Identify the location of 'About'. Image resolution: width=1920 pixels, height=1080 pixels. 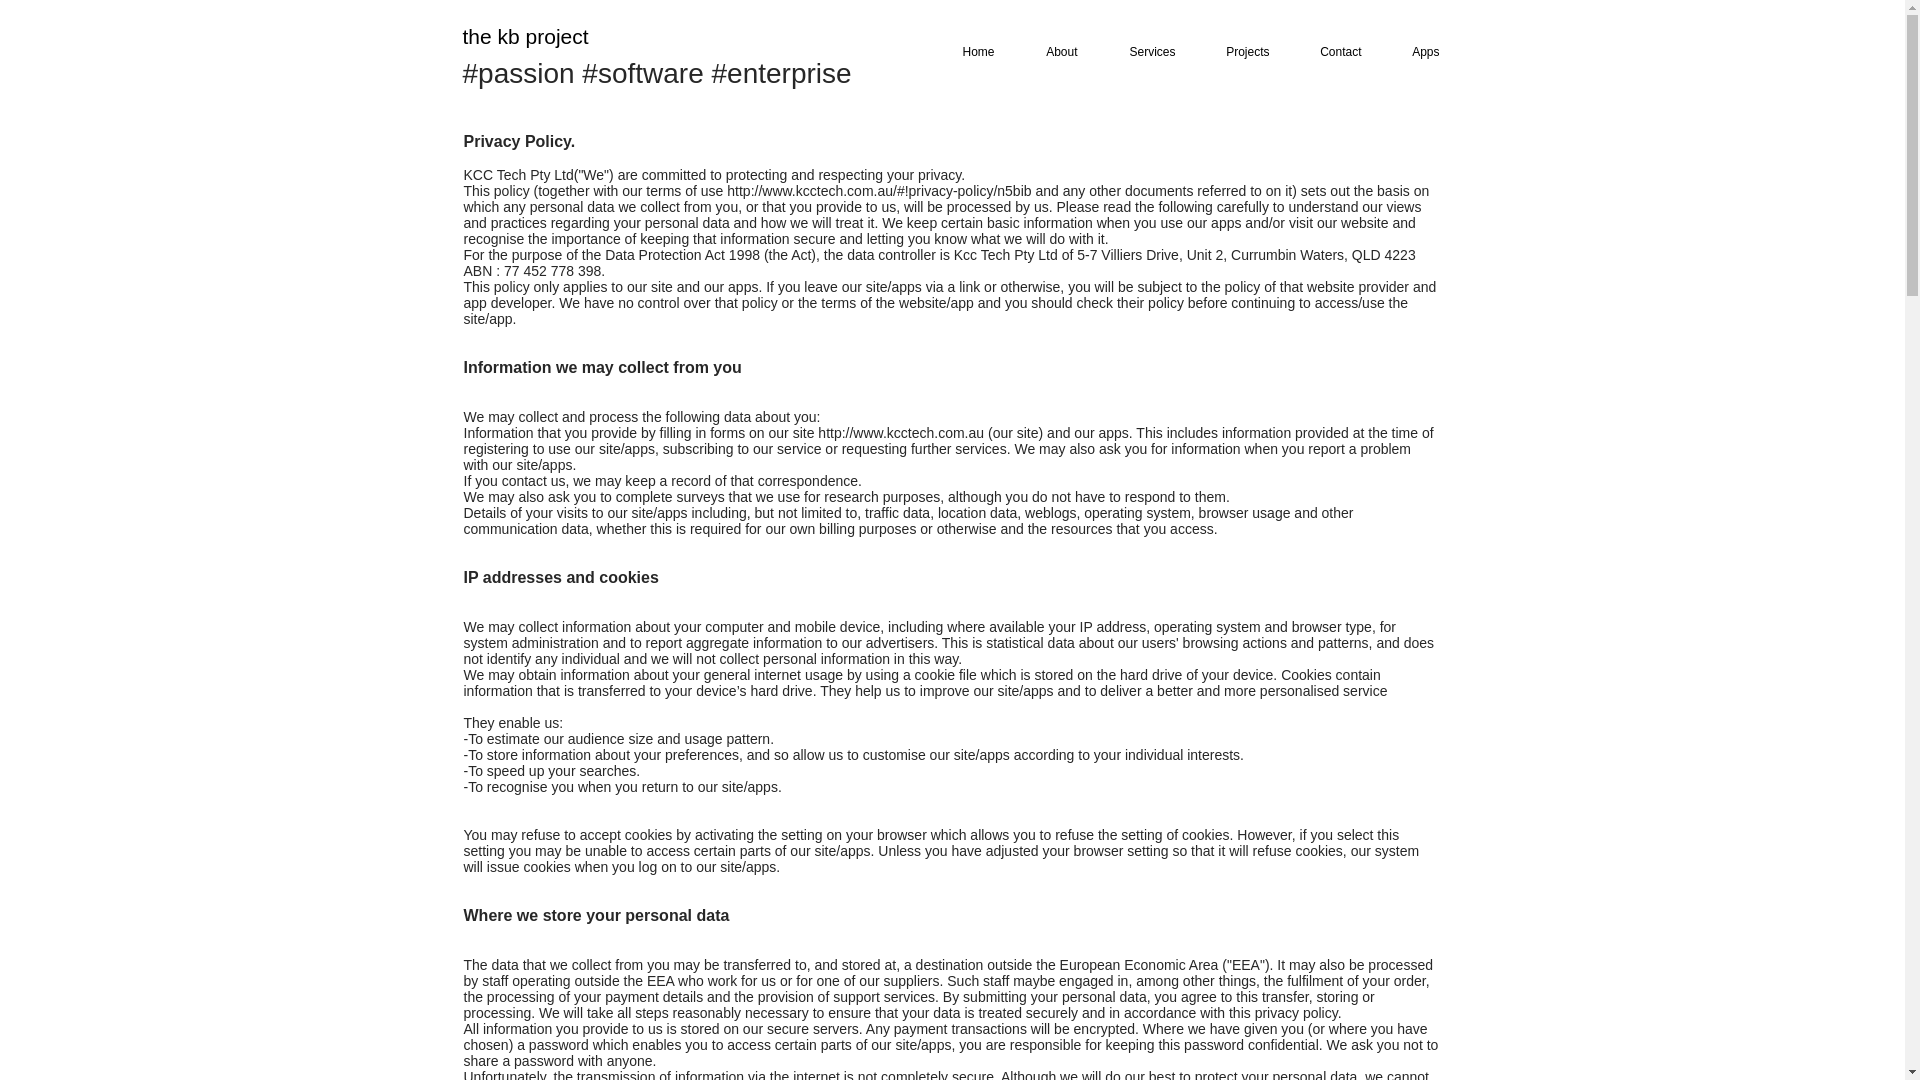
(1052, 51).